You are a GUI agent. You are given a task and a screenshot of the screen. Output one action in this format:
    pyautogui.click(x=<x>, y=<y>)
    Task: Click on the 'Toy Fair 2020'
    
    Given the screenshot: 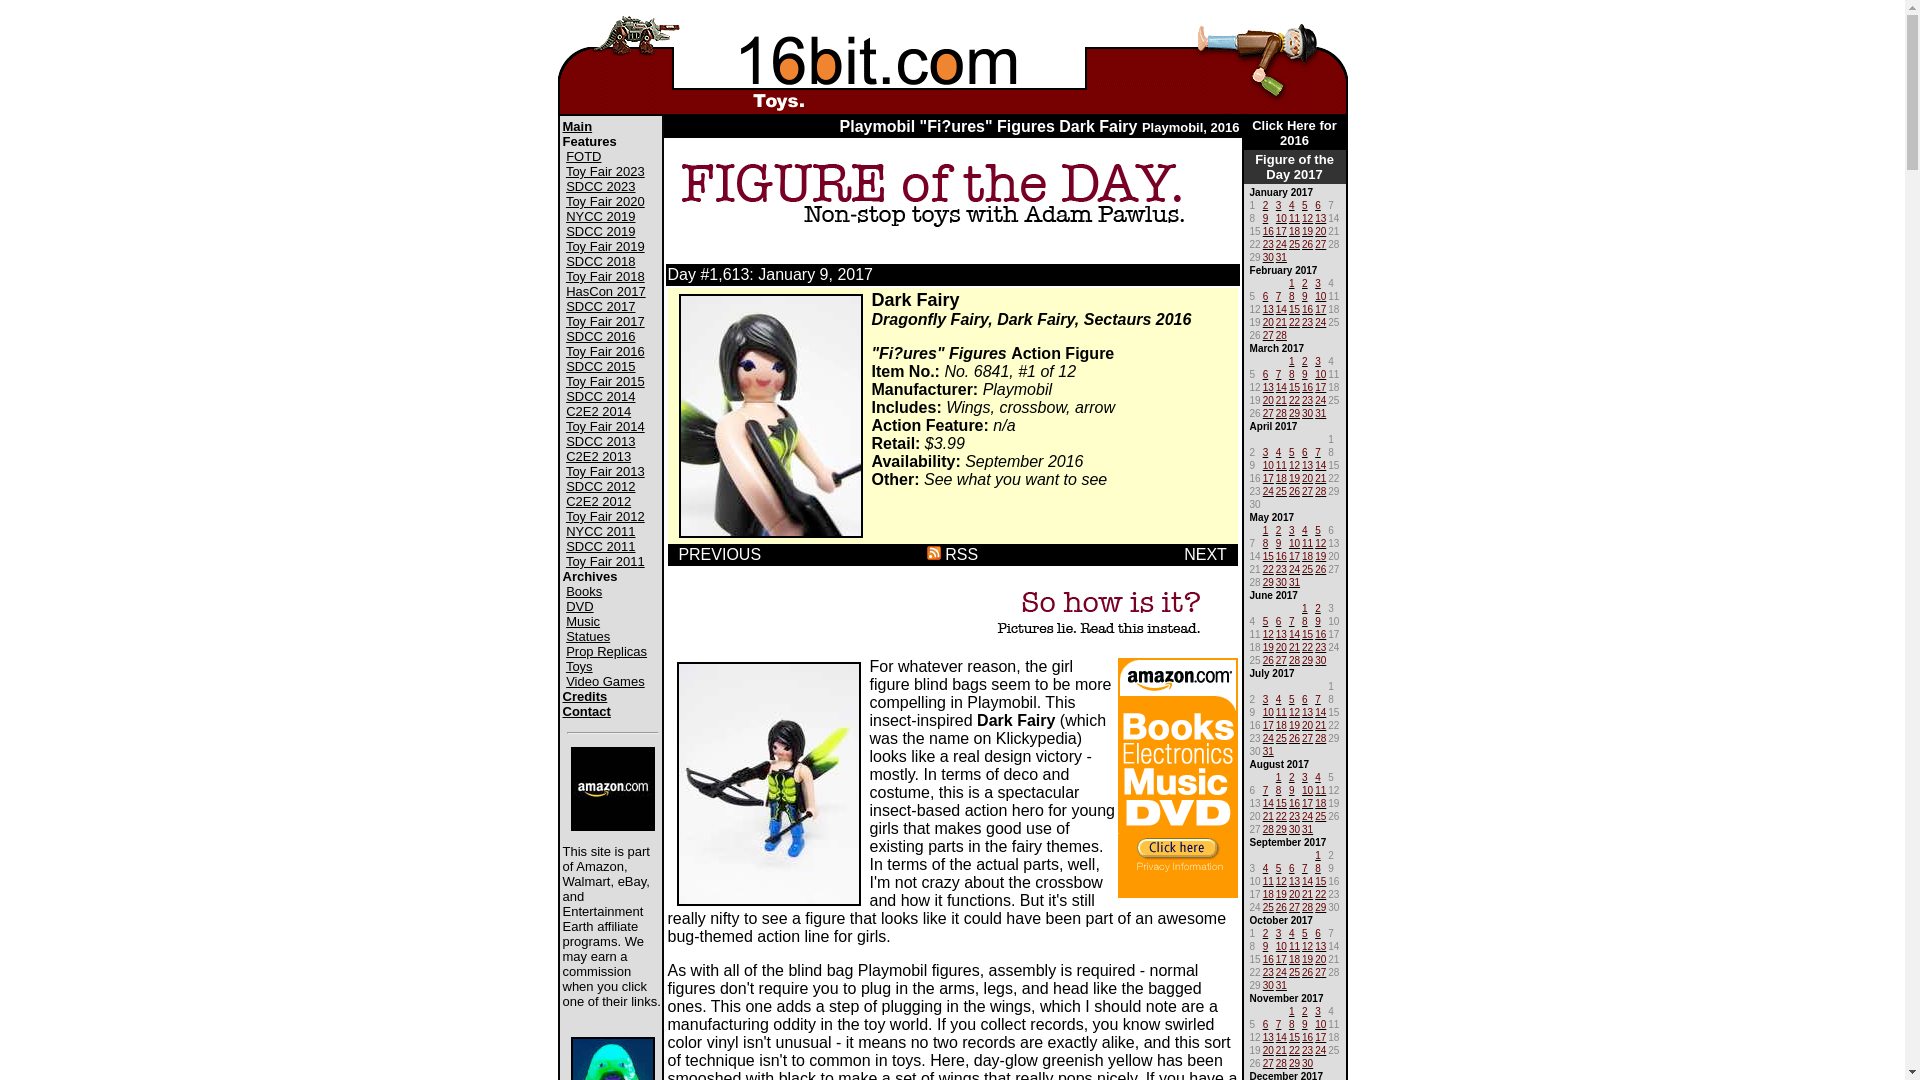 What is the action you would take?
    pyautogui.click(x=604, y=201)
    